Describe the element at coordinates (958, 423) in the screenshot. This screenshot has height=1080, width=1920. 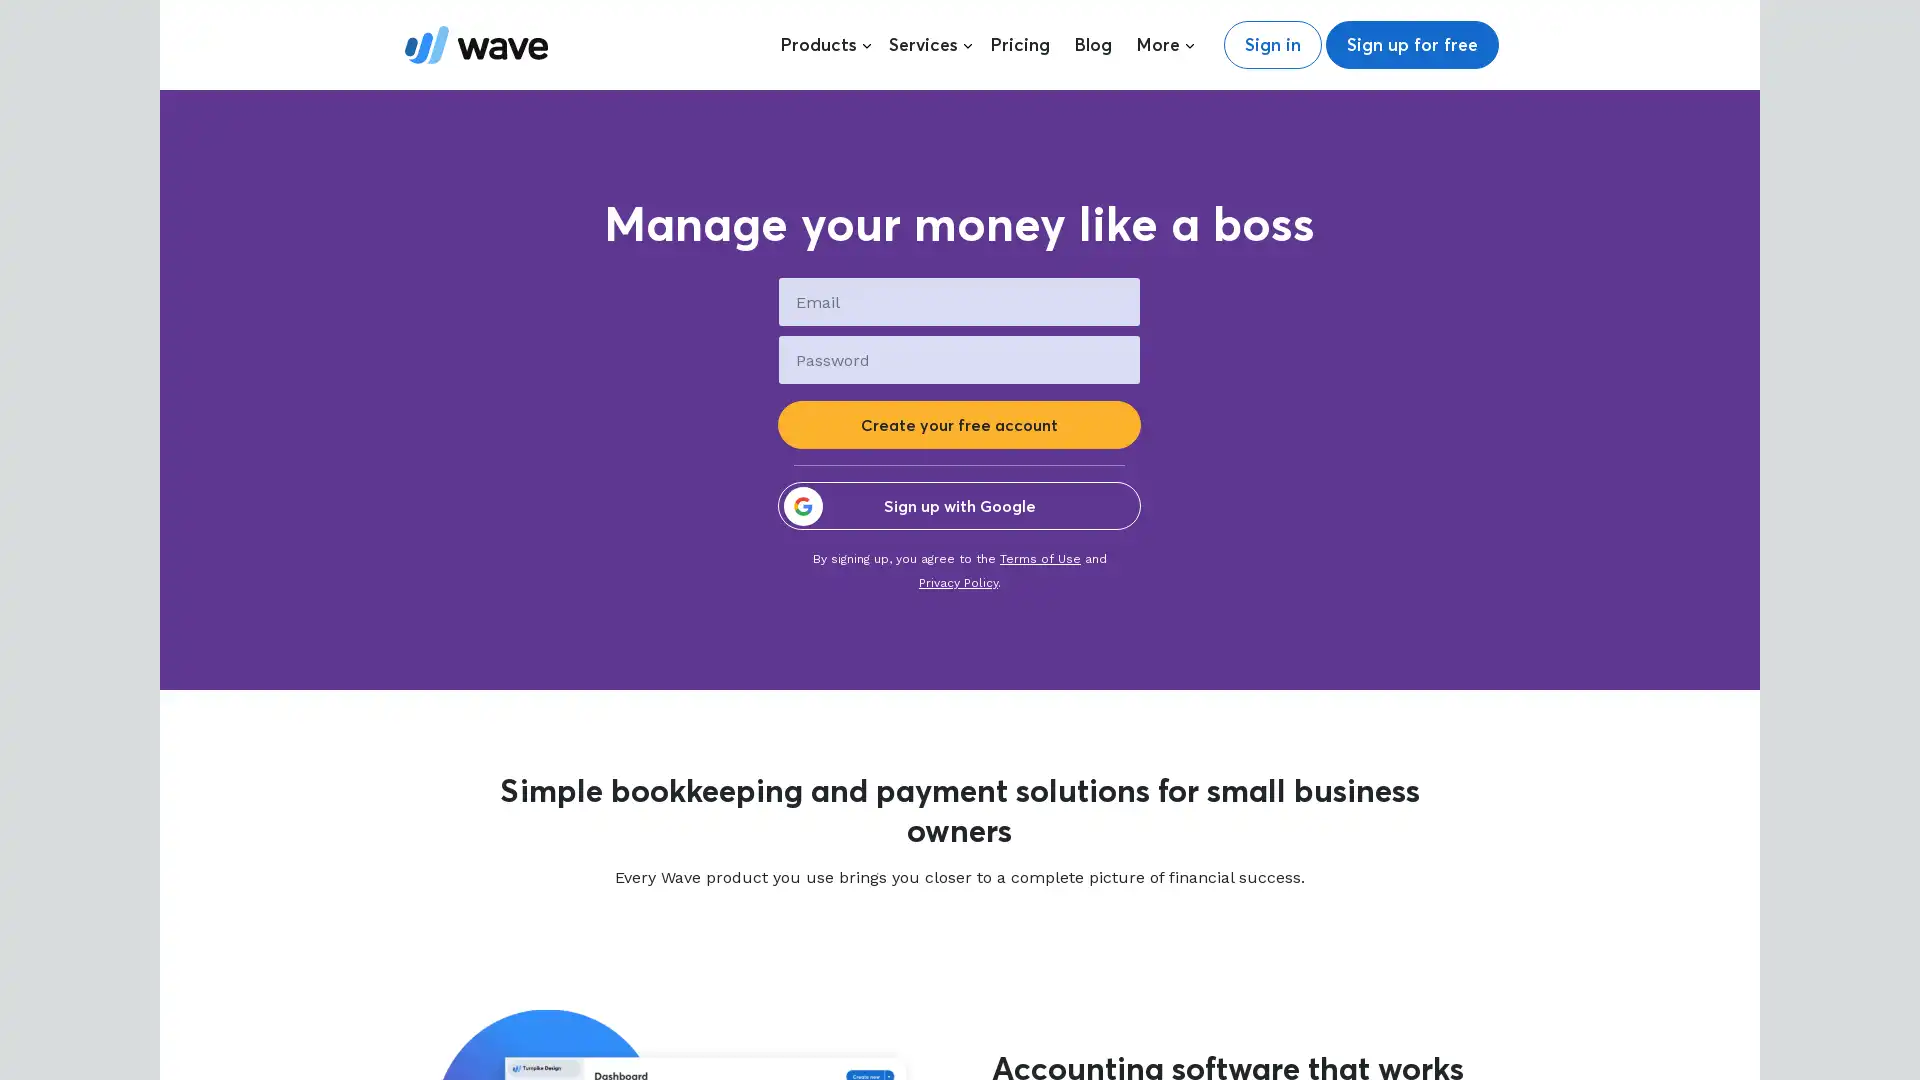
I see `Create your free account` at that location.